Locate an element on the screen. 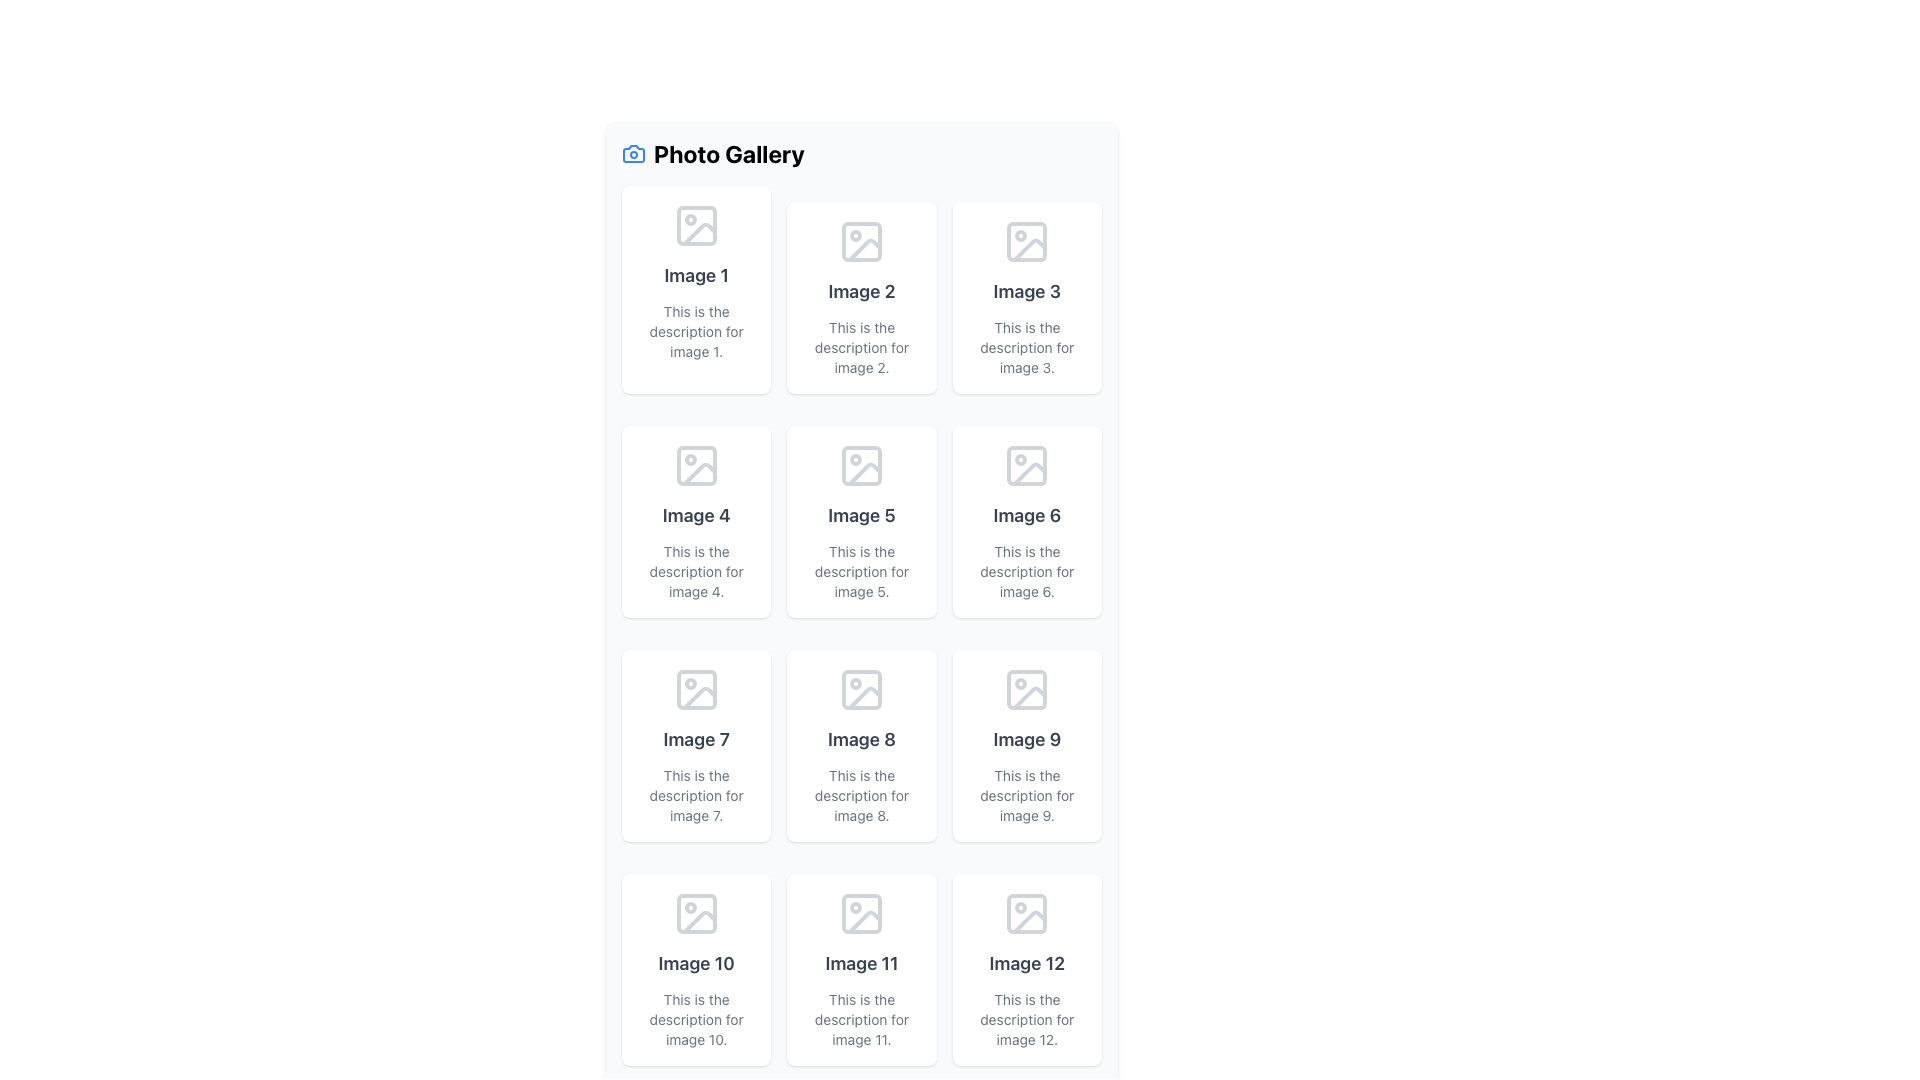  the Gallery Item or Card located in the fourth row and second column is located at coordinates (862, 968).